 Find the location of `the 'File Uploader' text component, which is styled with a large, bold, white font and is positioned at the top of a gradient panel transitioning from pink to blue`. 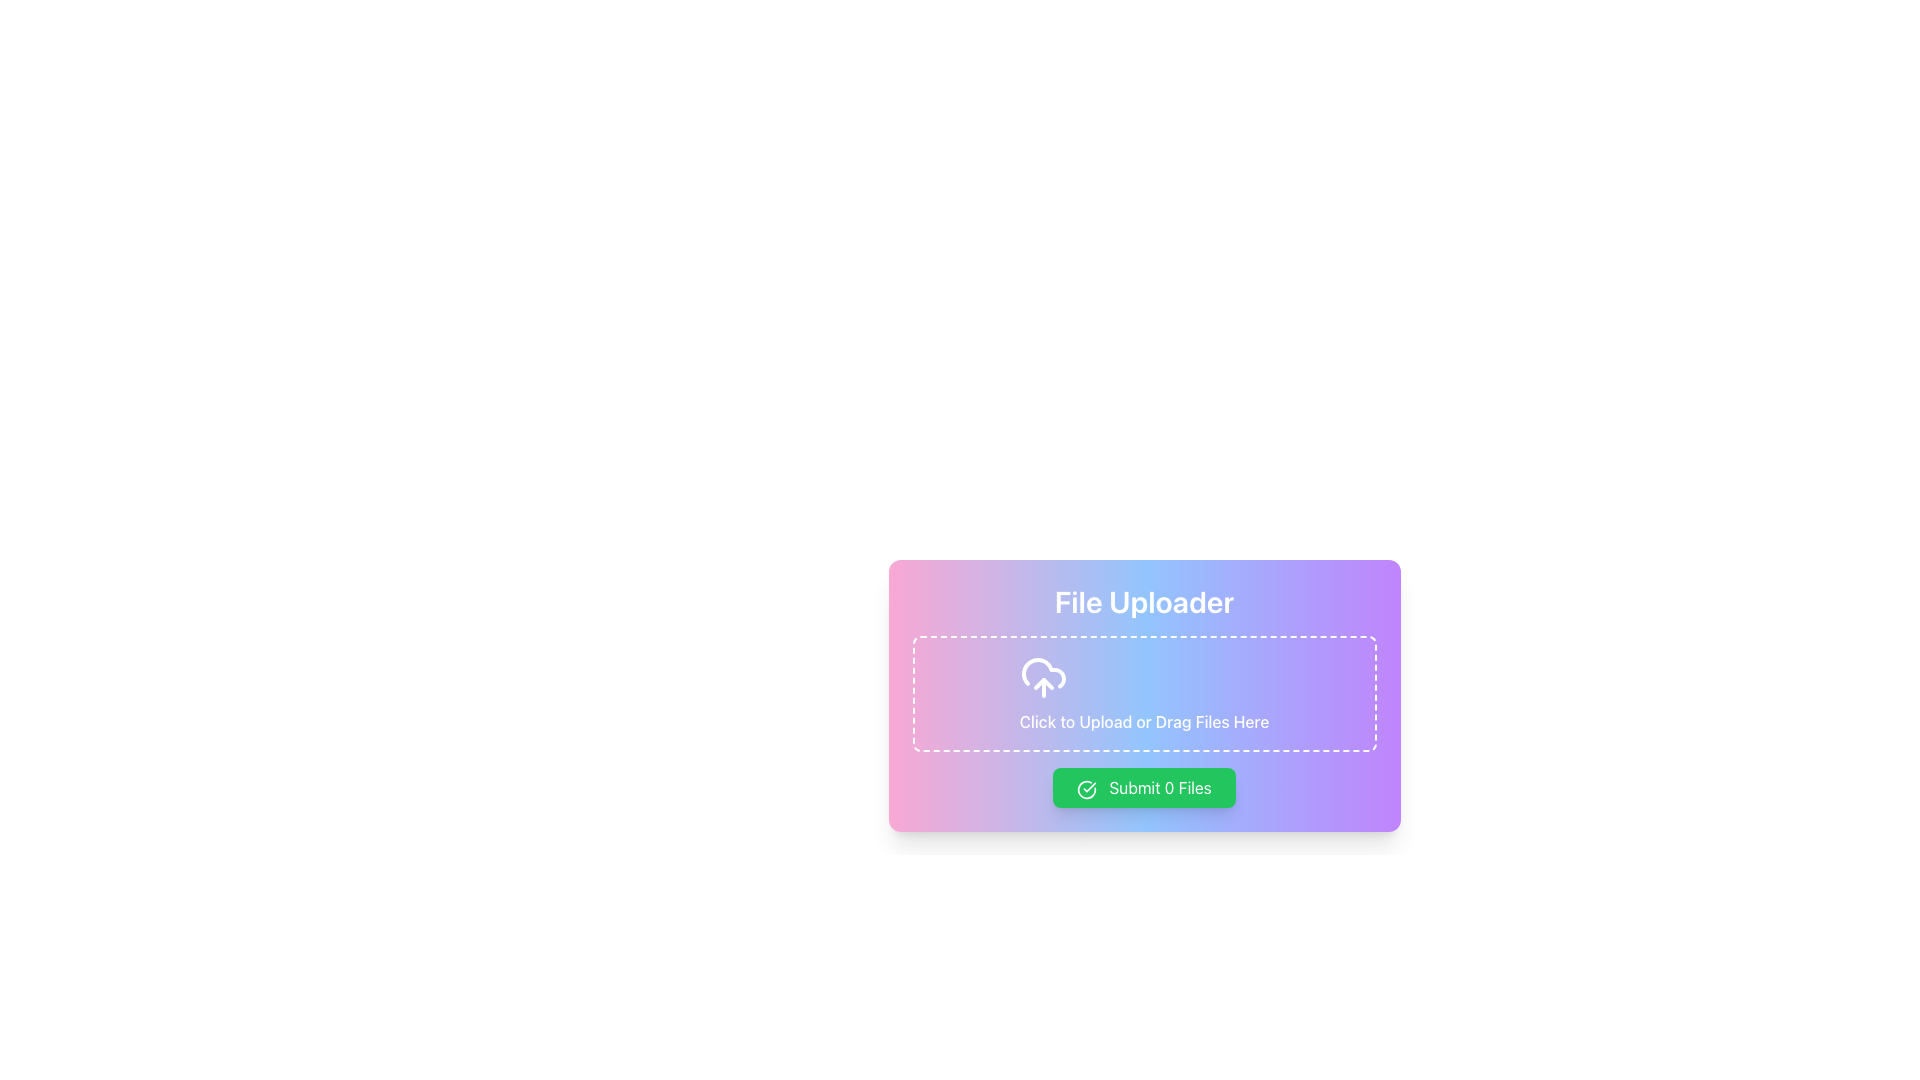

the 'File Uploader' text component, which is styled with a large, bold, white font and is positioned at the top of a gradient panel transitioning from pink to blue is located at coordinates (1144, 600).